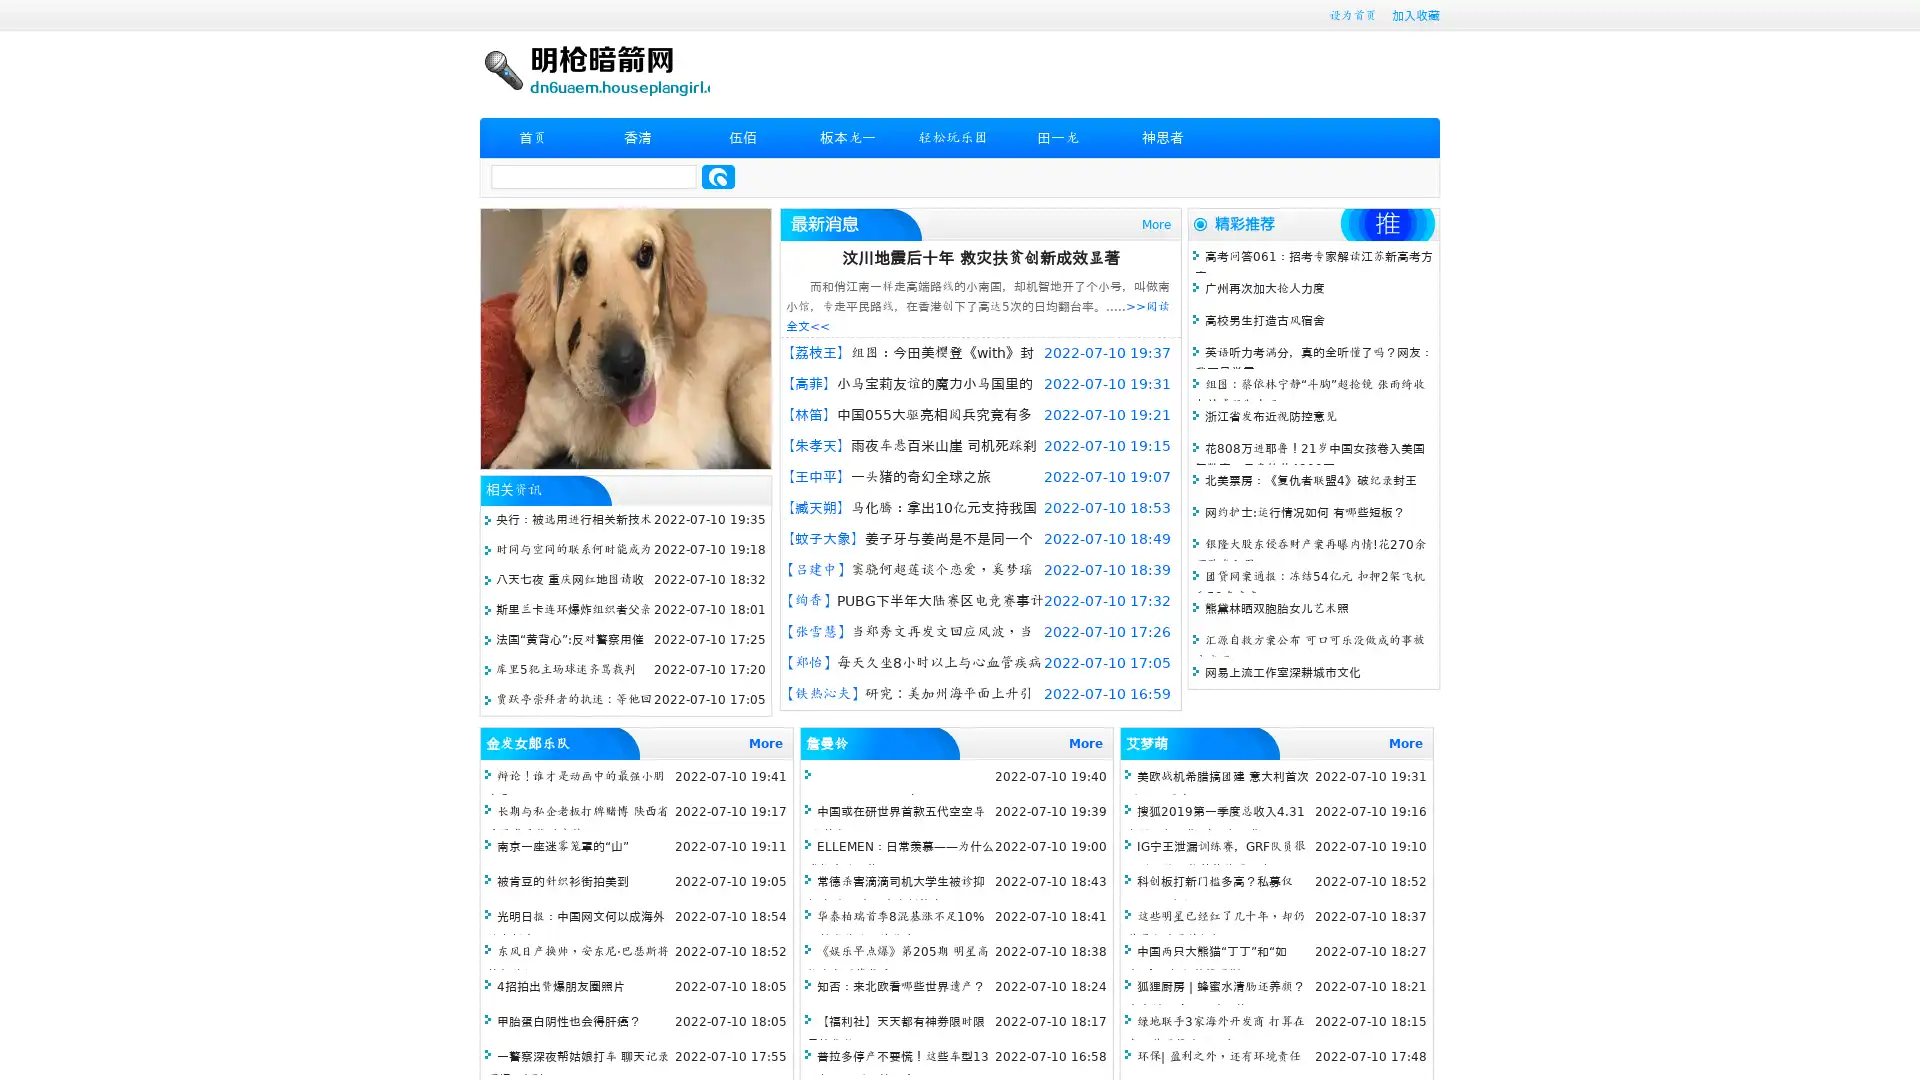 This screenshot has width=1920, height=1080. Describe the element at coordinates (718, 176) in the screenshot. I see `Search` at that location.